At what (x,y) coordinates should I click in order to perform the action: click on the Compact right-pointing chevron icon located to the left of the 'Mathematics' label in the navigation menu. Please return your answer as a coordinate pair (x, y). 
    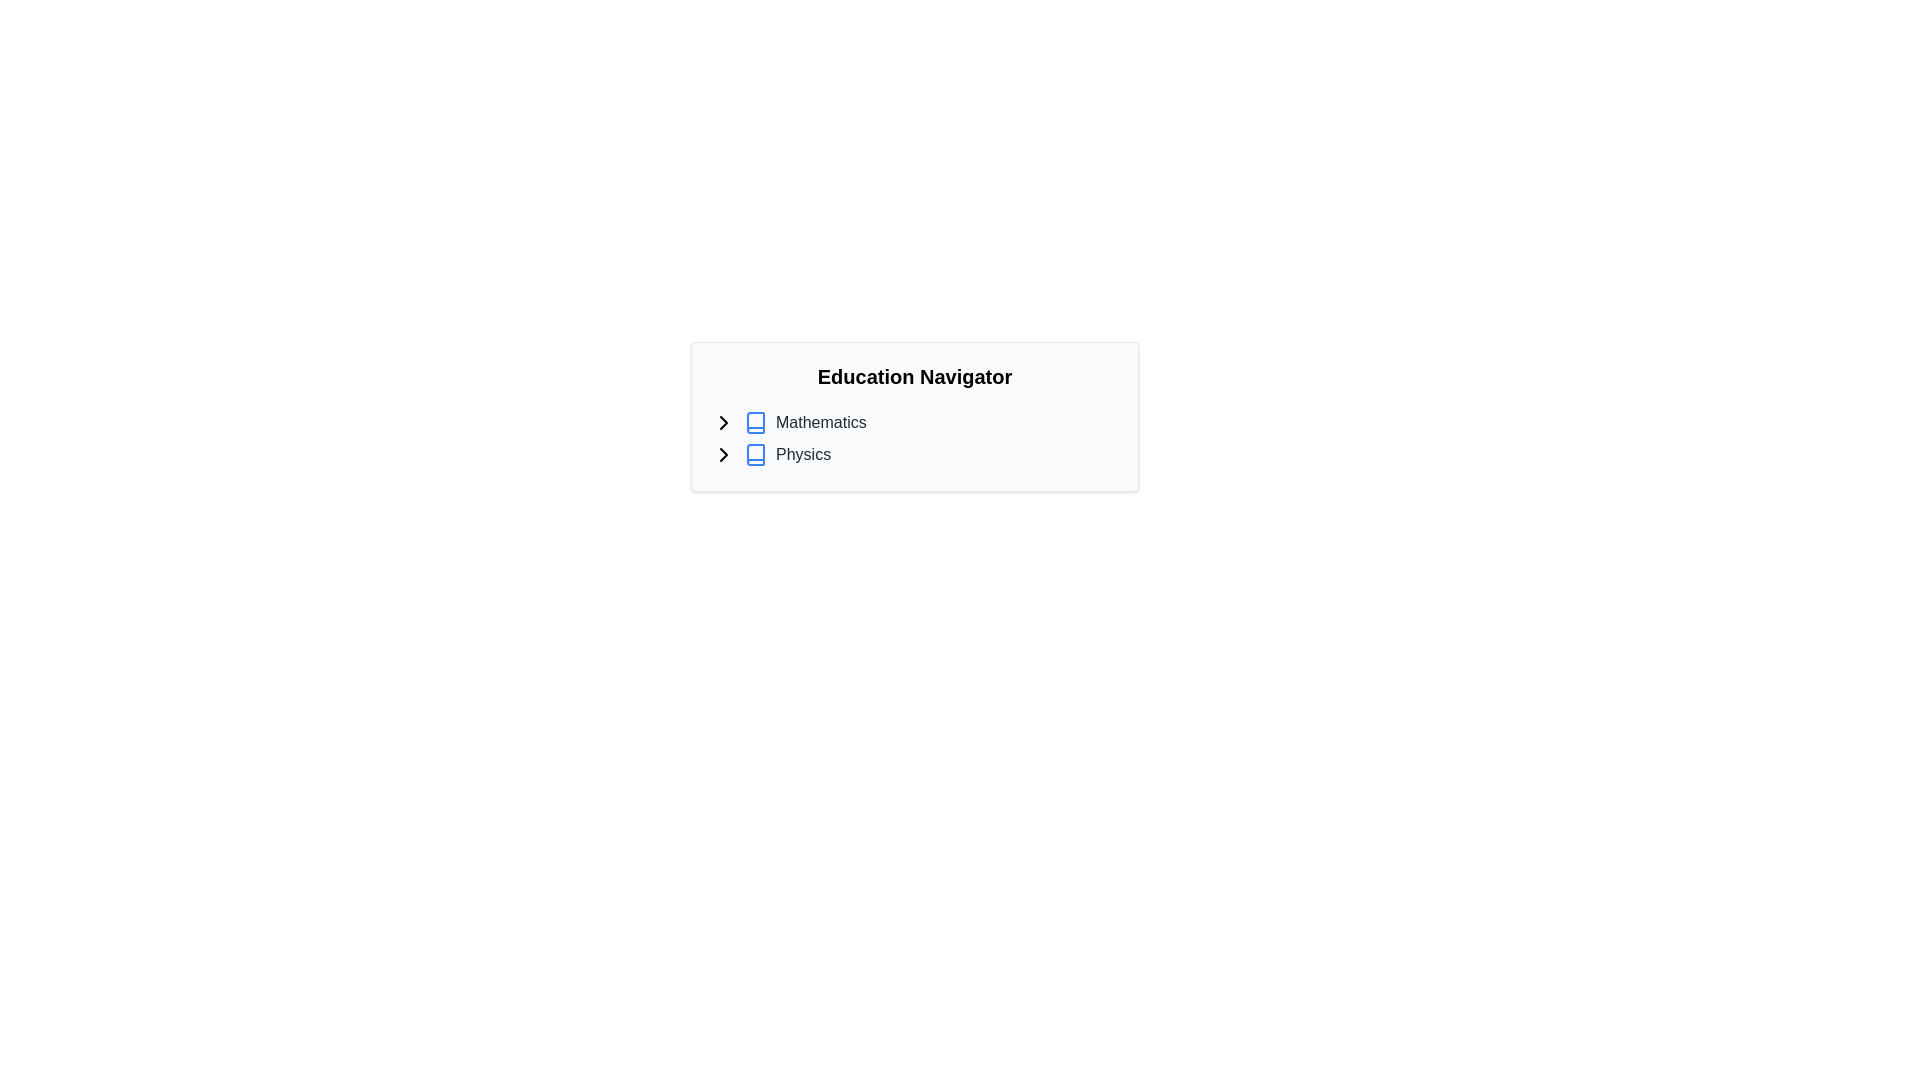
    Looking at the image, I should click on (723, 422).